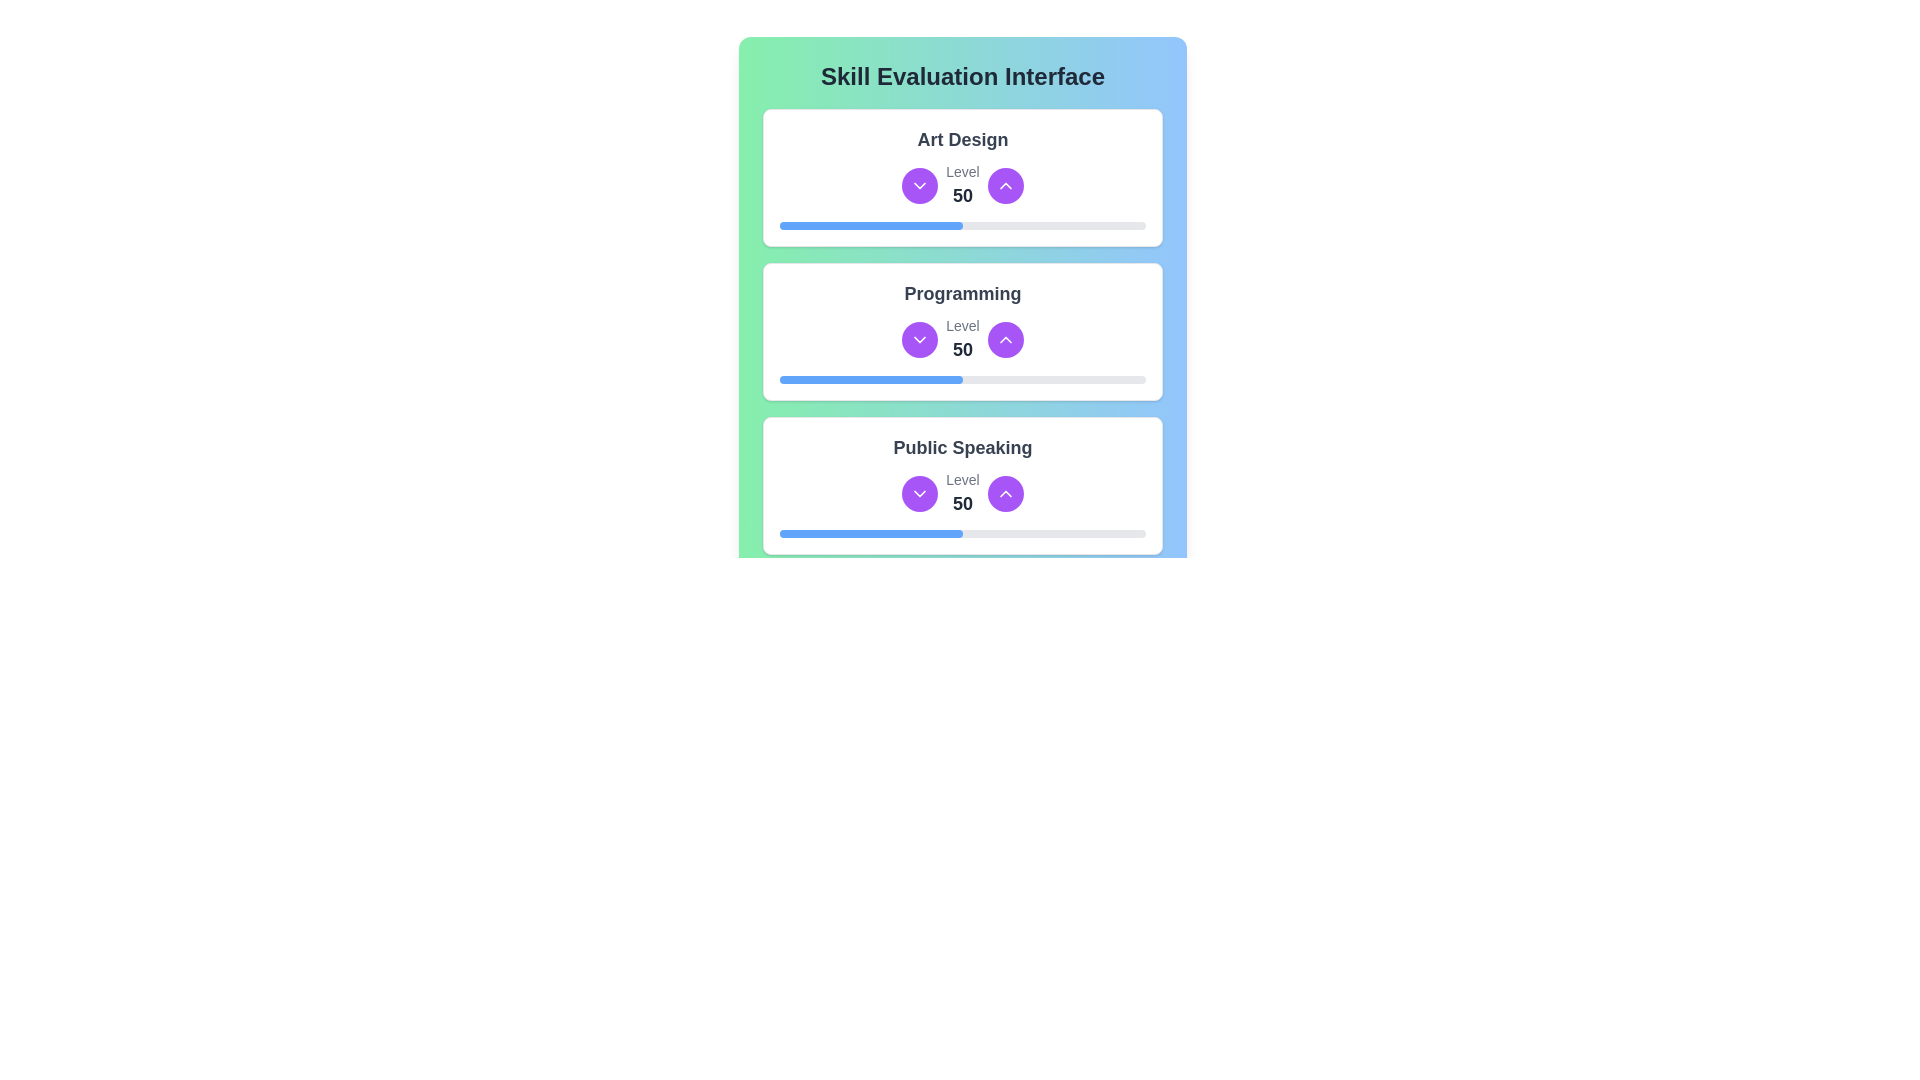 The width and height of the screenshot is (1920, 1080). What do you see at coordinates (1005, 338) in the screenshot?
I see `the upward pointing chevron icon within the circular button in the 'Programming' section of the skill evaluation interface to change its state` at bounding box center [1005, 338].